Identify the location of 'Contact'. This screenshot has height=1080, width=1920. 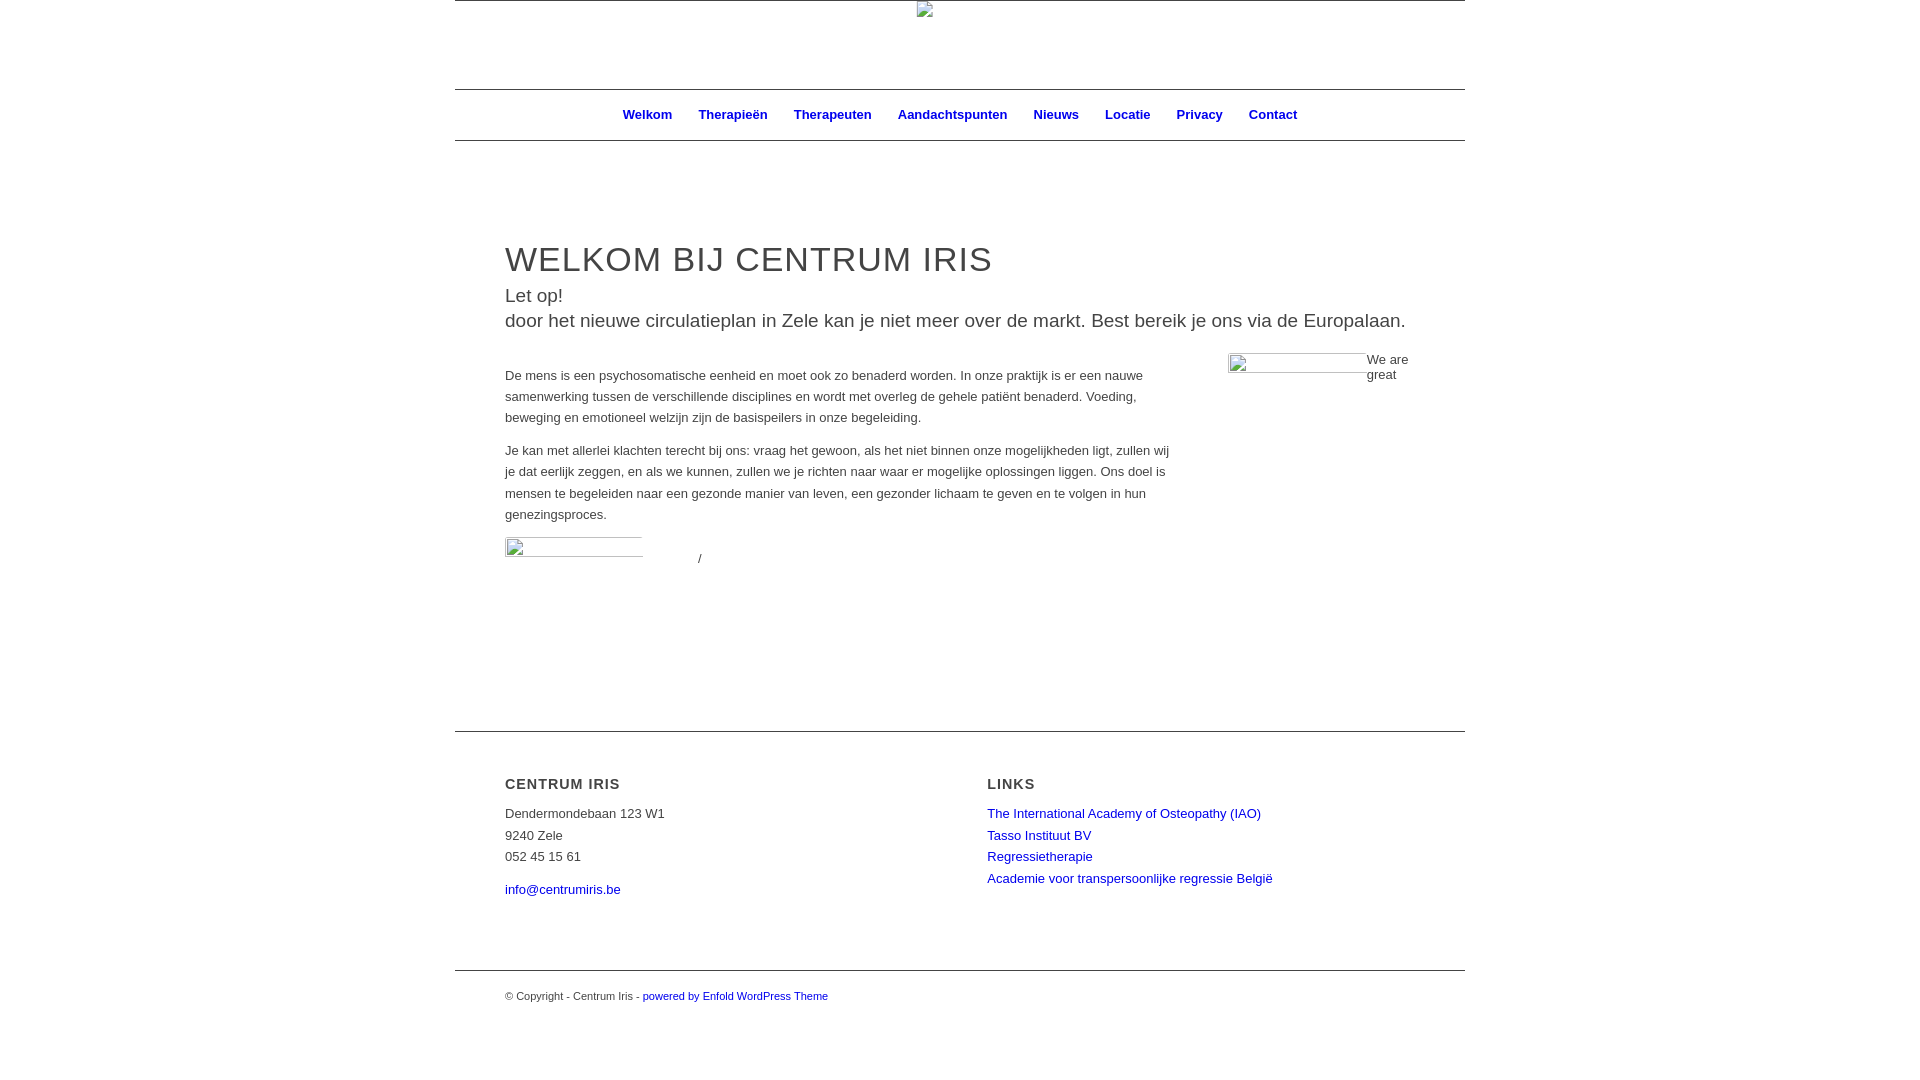
(1271, 115).